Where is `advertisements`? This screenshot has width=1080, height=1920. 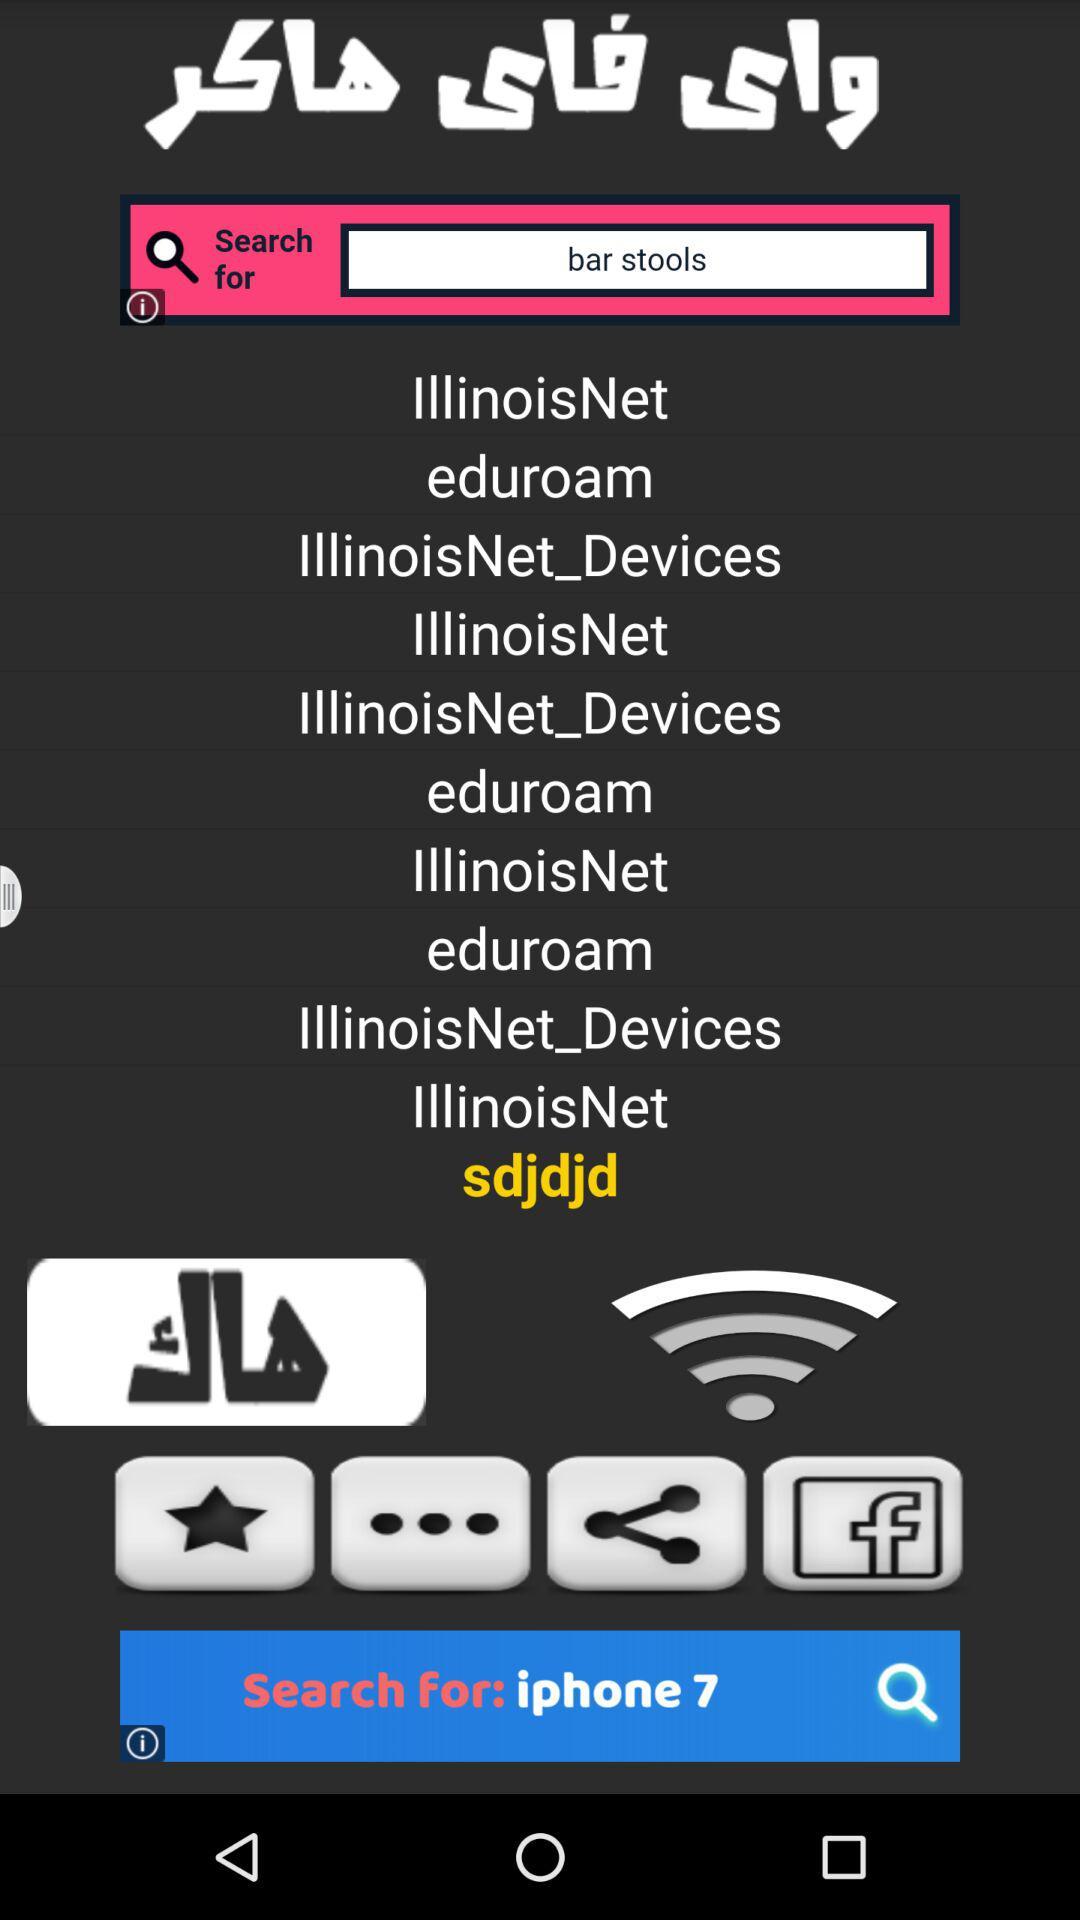
advertisements is located at coordinates (540, 1695).